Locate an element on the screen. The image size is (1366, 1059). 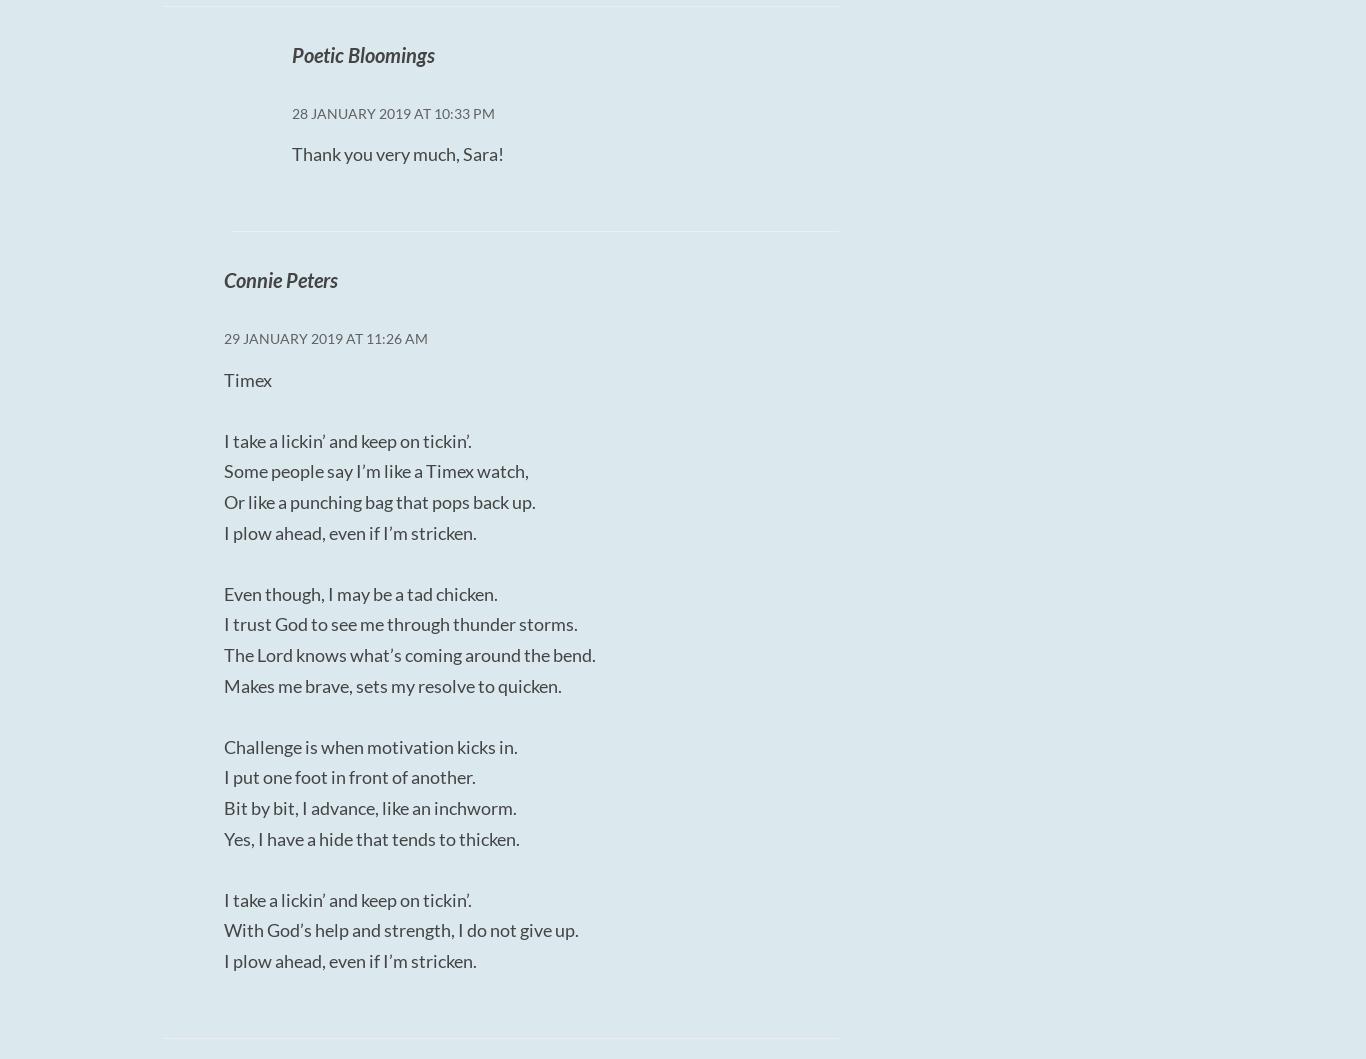
'I trust God to see me through thunder storms.' is located at coordinates (400, 622).